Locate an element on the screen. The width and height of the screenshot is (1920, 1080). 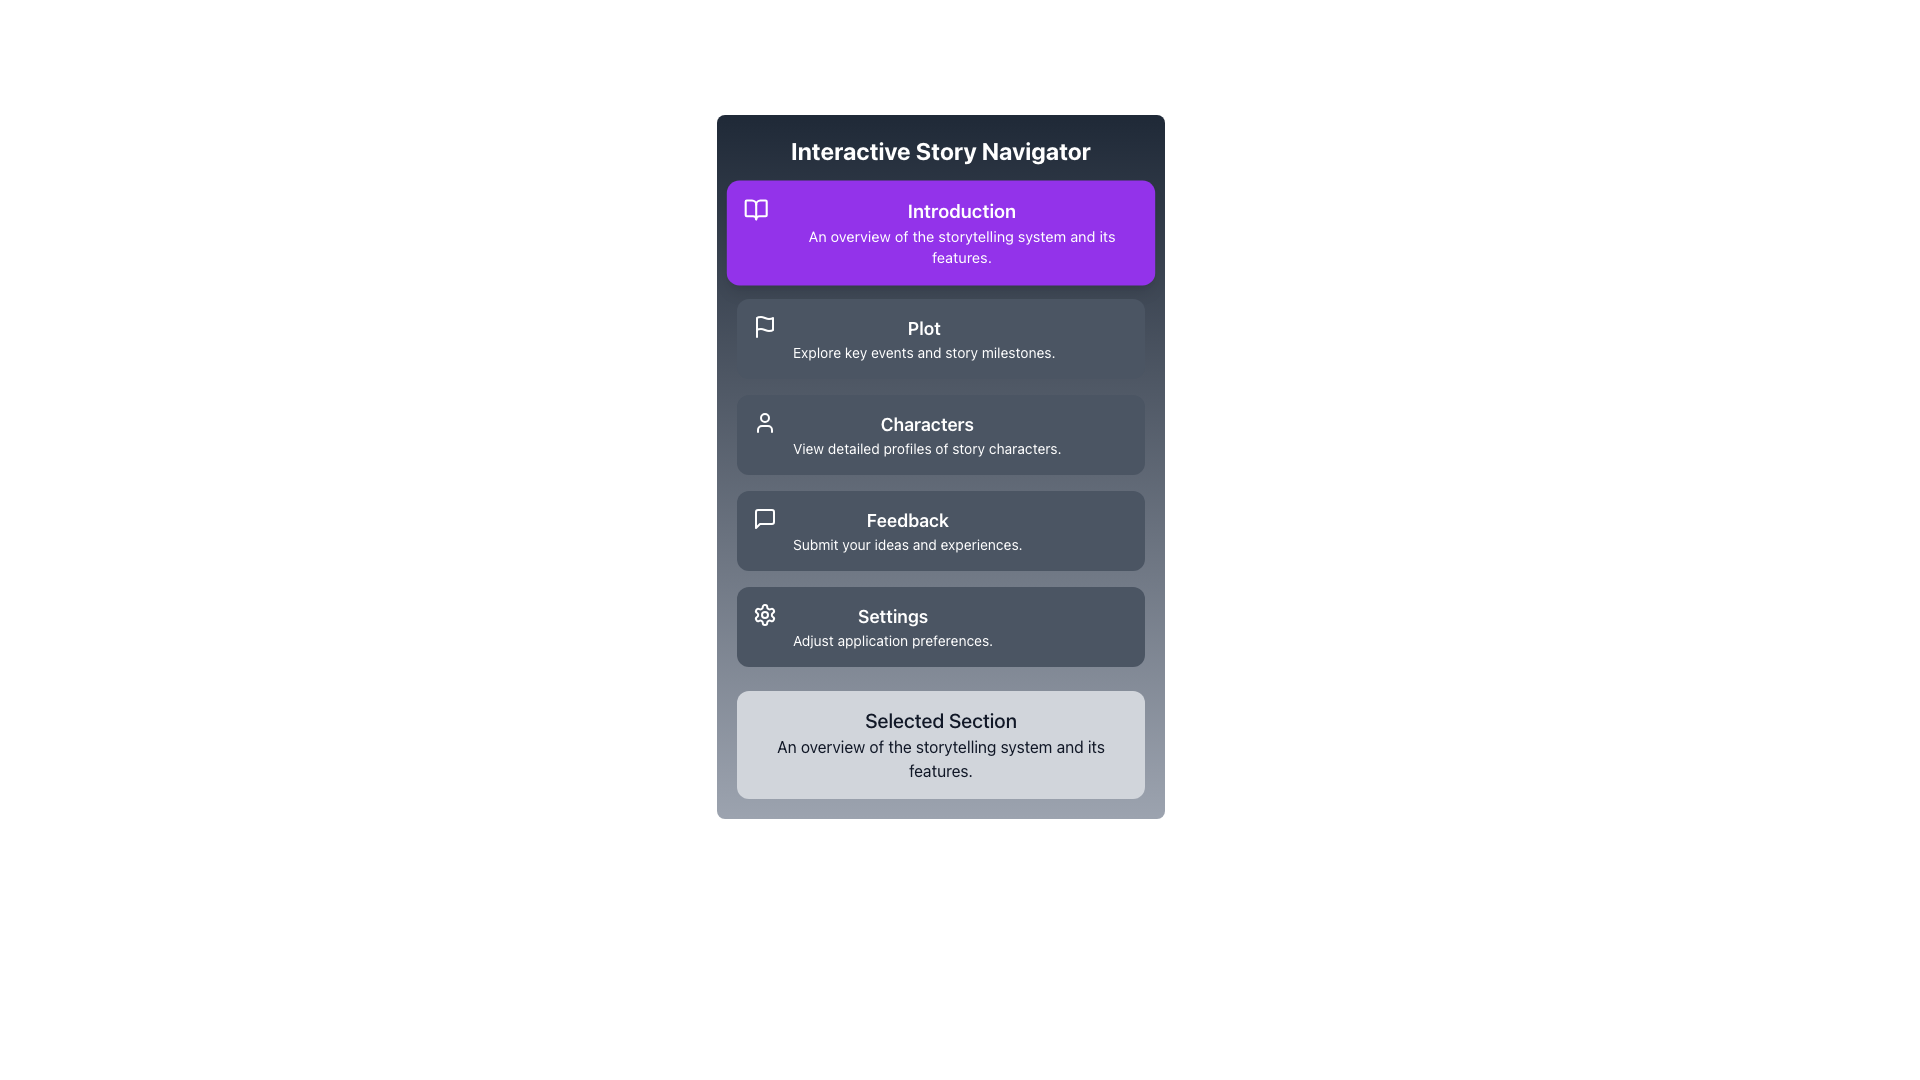
the text label that reads 'Explore key events and story milestones.' located directly beneath the 'Plot' section title in the navigation menu is located at coordinates (923, 352).